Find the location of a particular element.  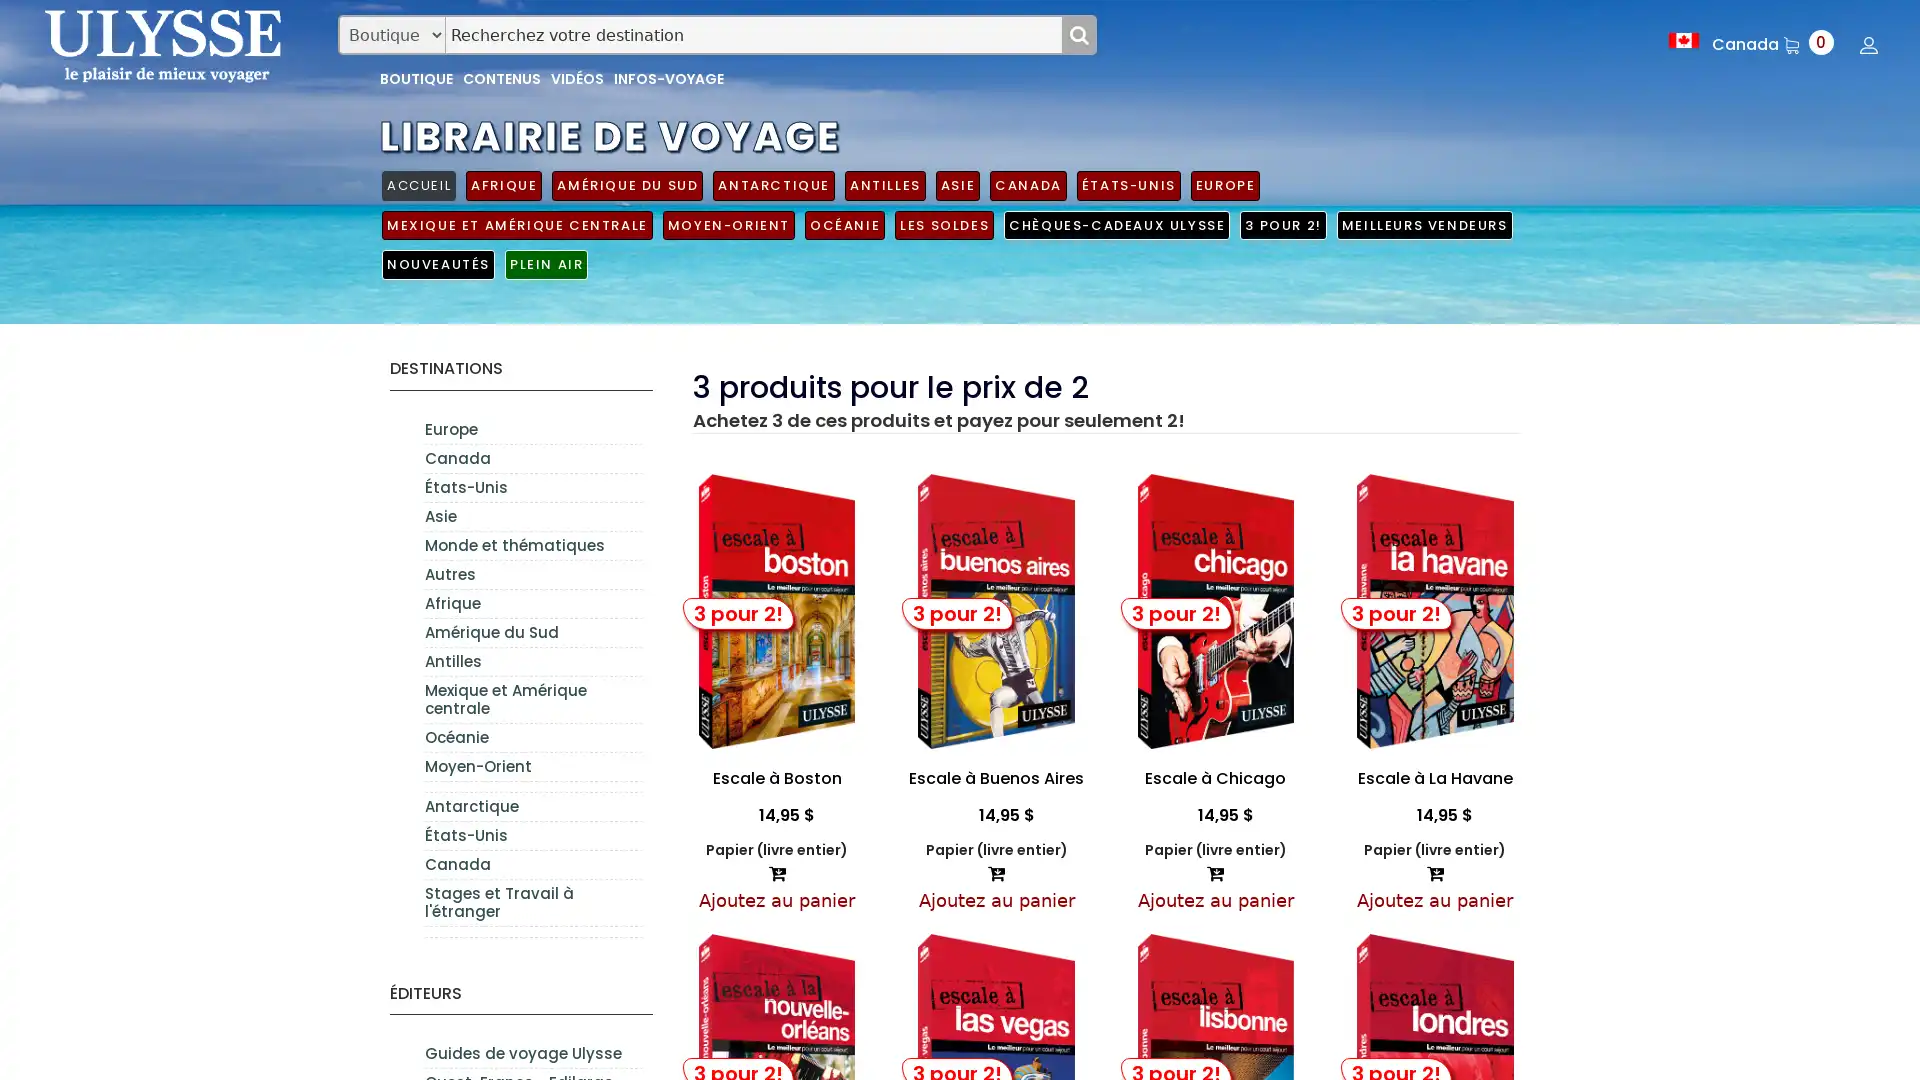

NOUVEAUTES is located at coordinates (437, 263).